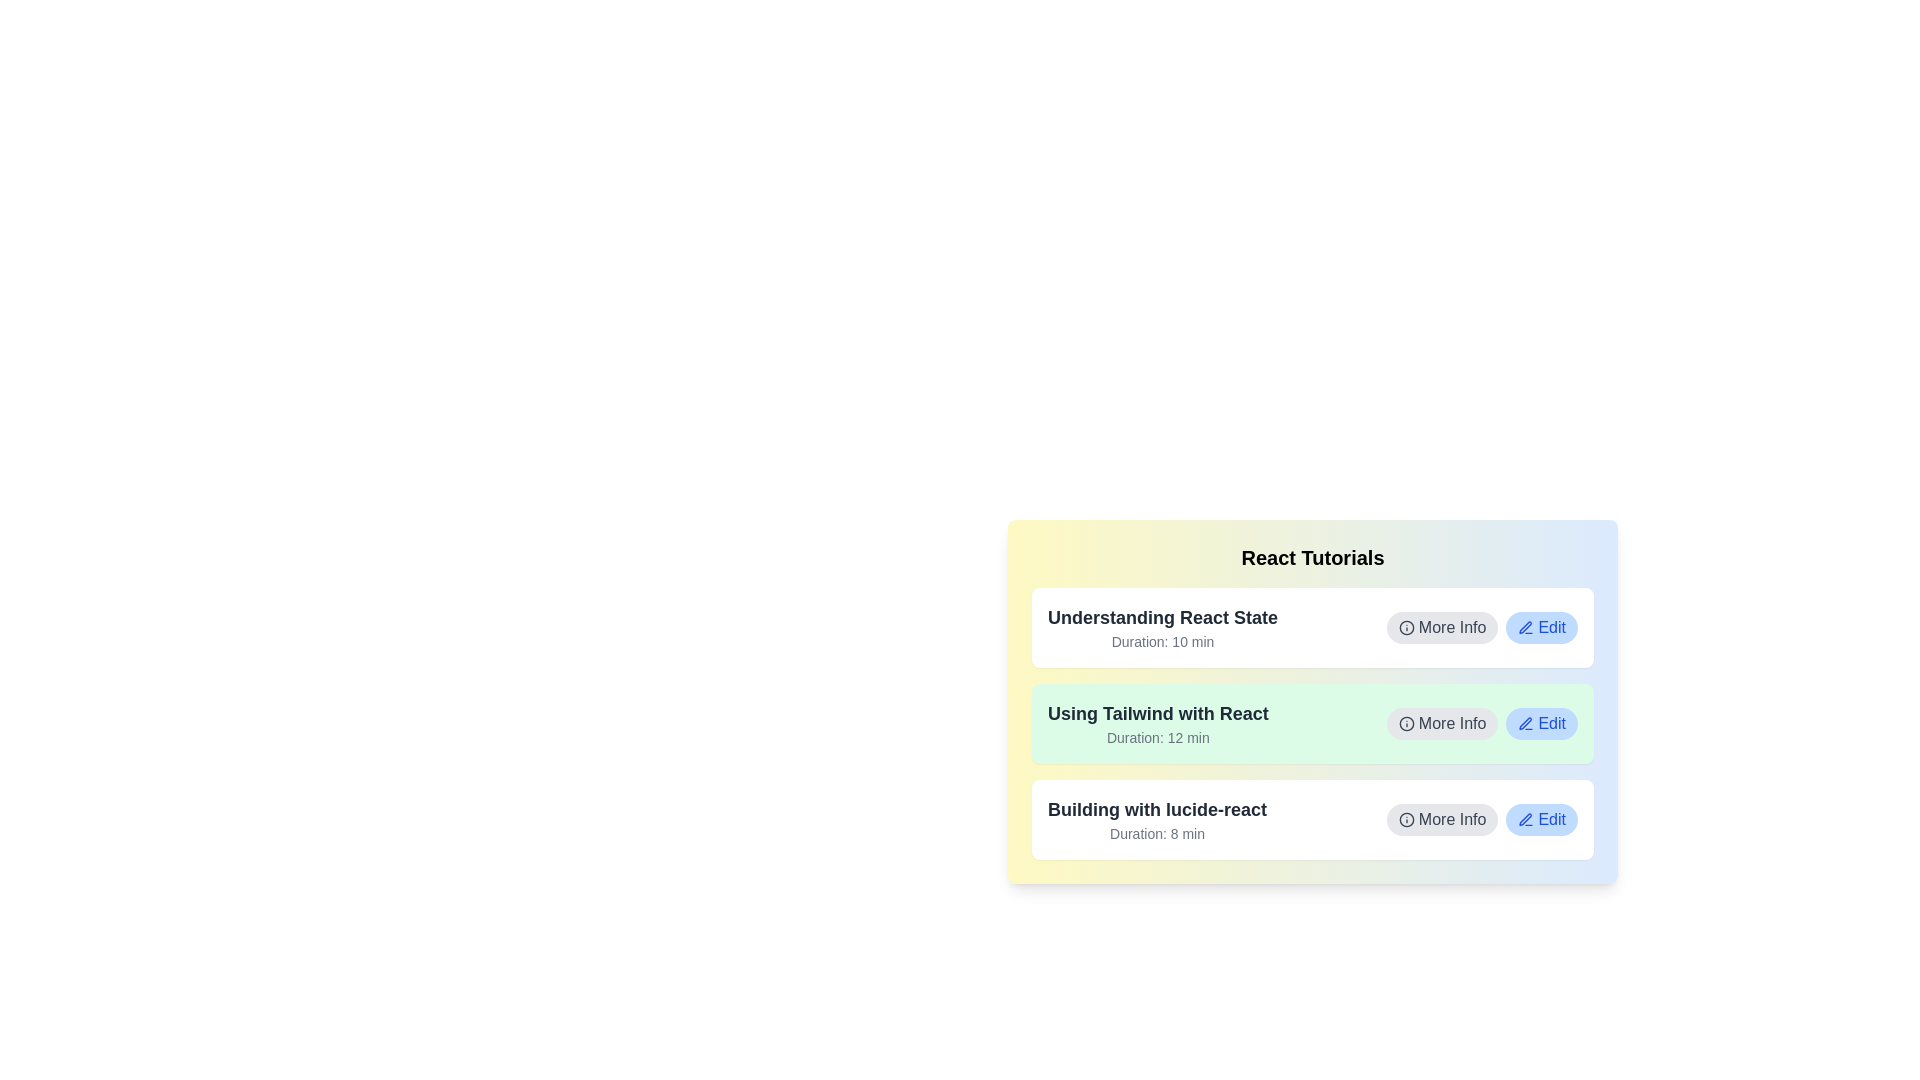 The width and height of the screenshot is (1920, 1080). What do you see at coordinates (1313, 701) in the screenshot?
I see `the background gradient area of the component` at bounding box center [1313, 701].